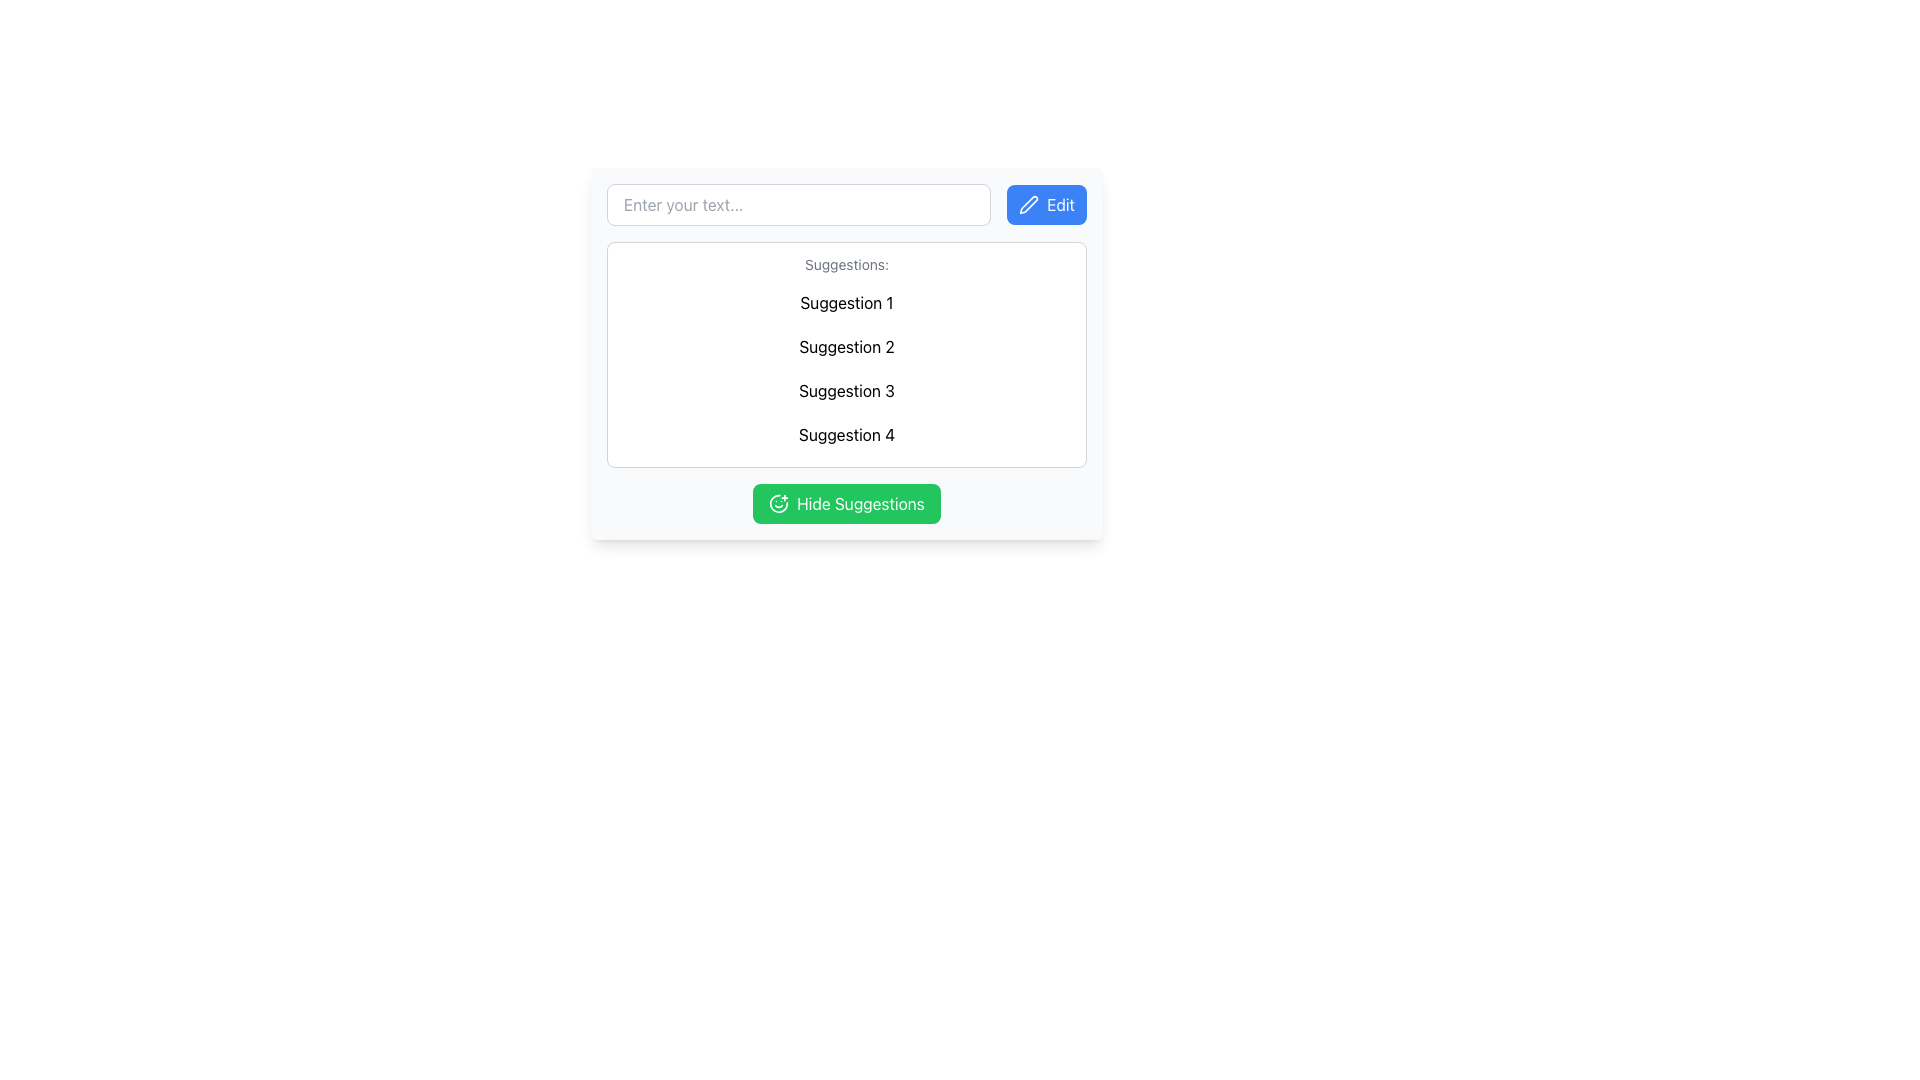 The width and height of the screenshot is (1920, 1080). Describe the element at coordinates (846, 434) in the screenshot. I see `the fourth suggestion text element in the vertically-stacked list` at that location.